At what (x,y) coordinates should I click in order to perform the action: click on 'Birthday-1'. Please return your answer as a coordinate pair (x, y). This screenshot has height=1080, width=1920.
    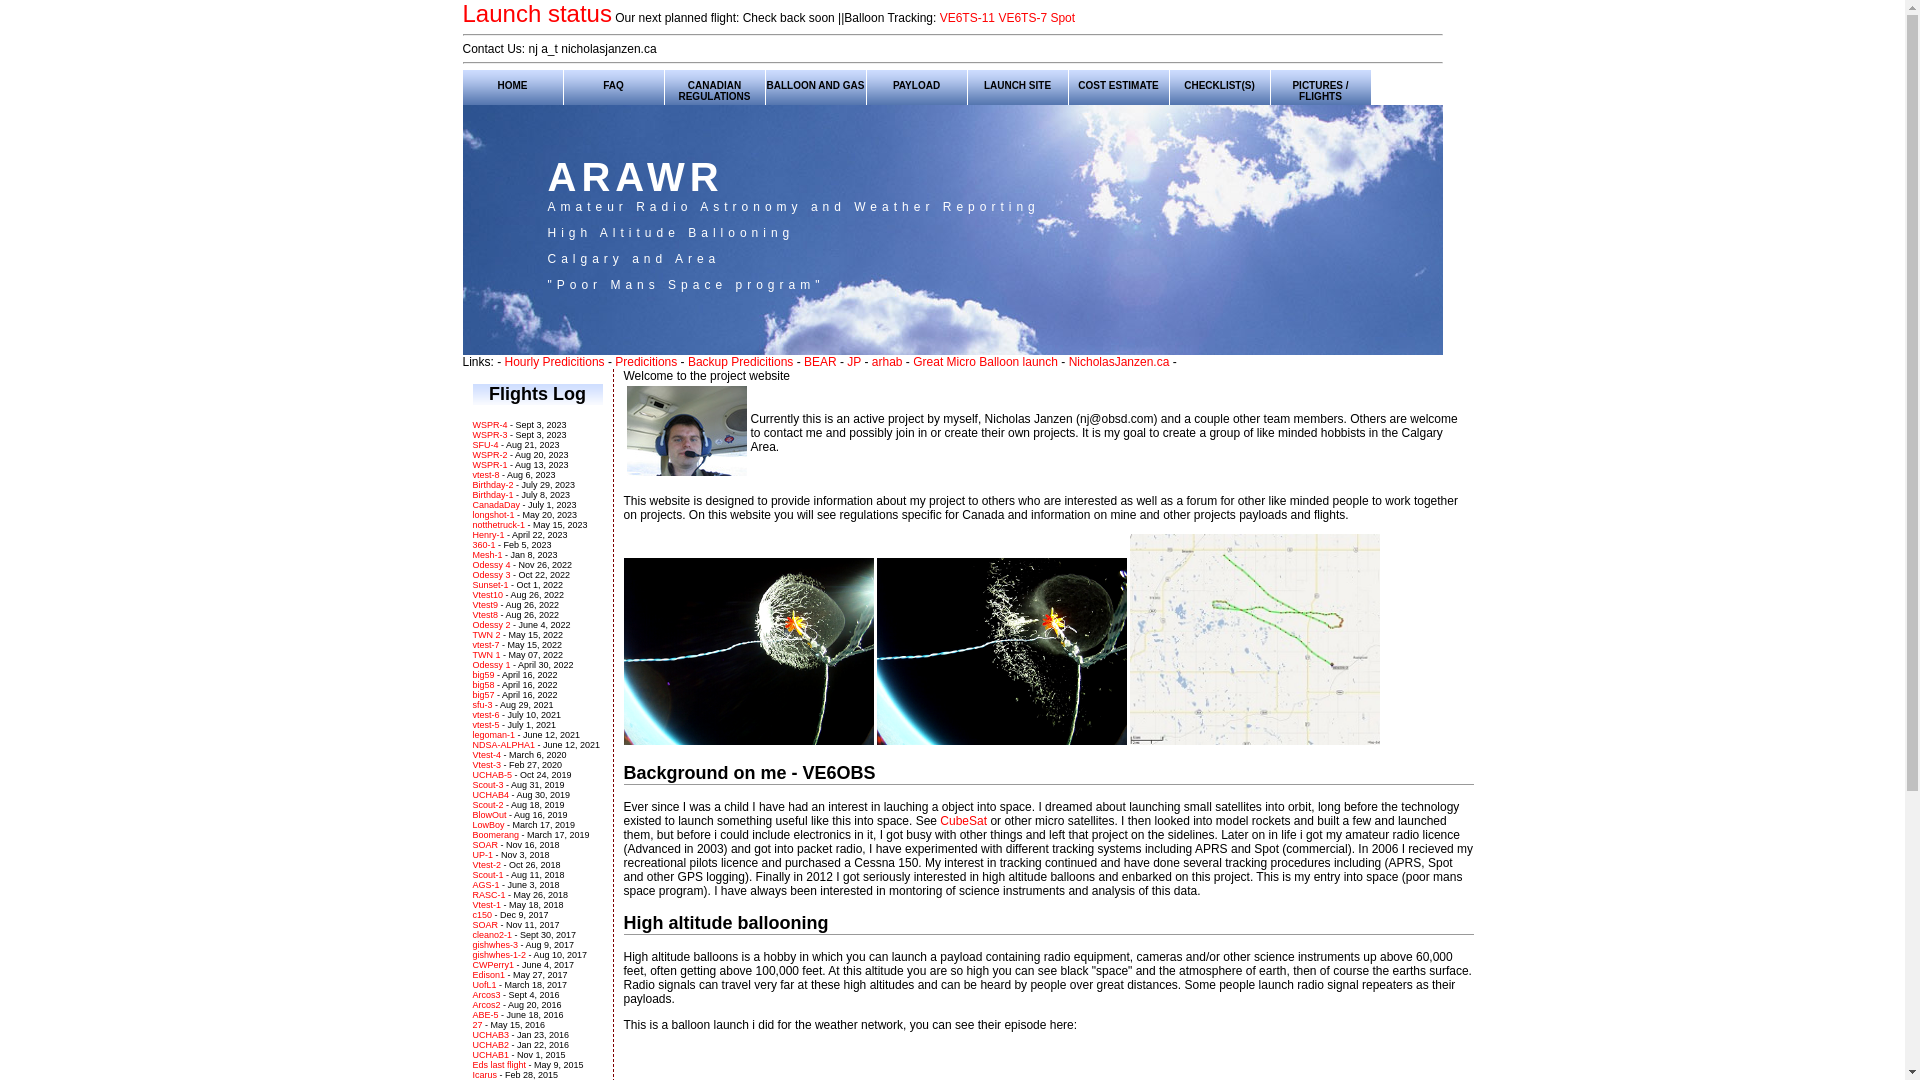
    Looking at the image, I should click on (492, 494).